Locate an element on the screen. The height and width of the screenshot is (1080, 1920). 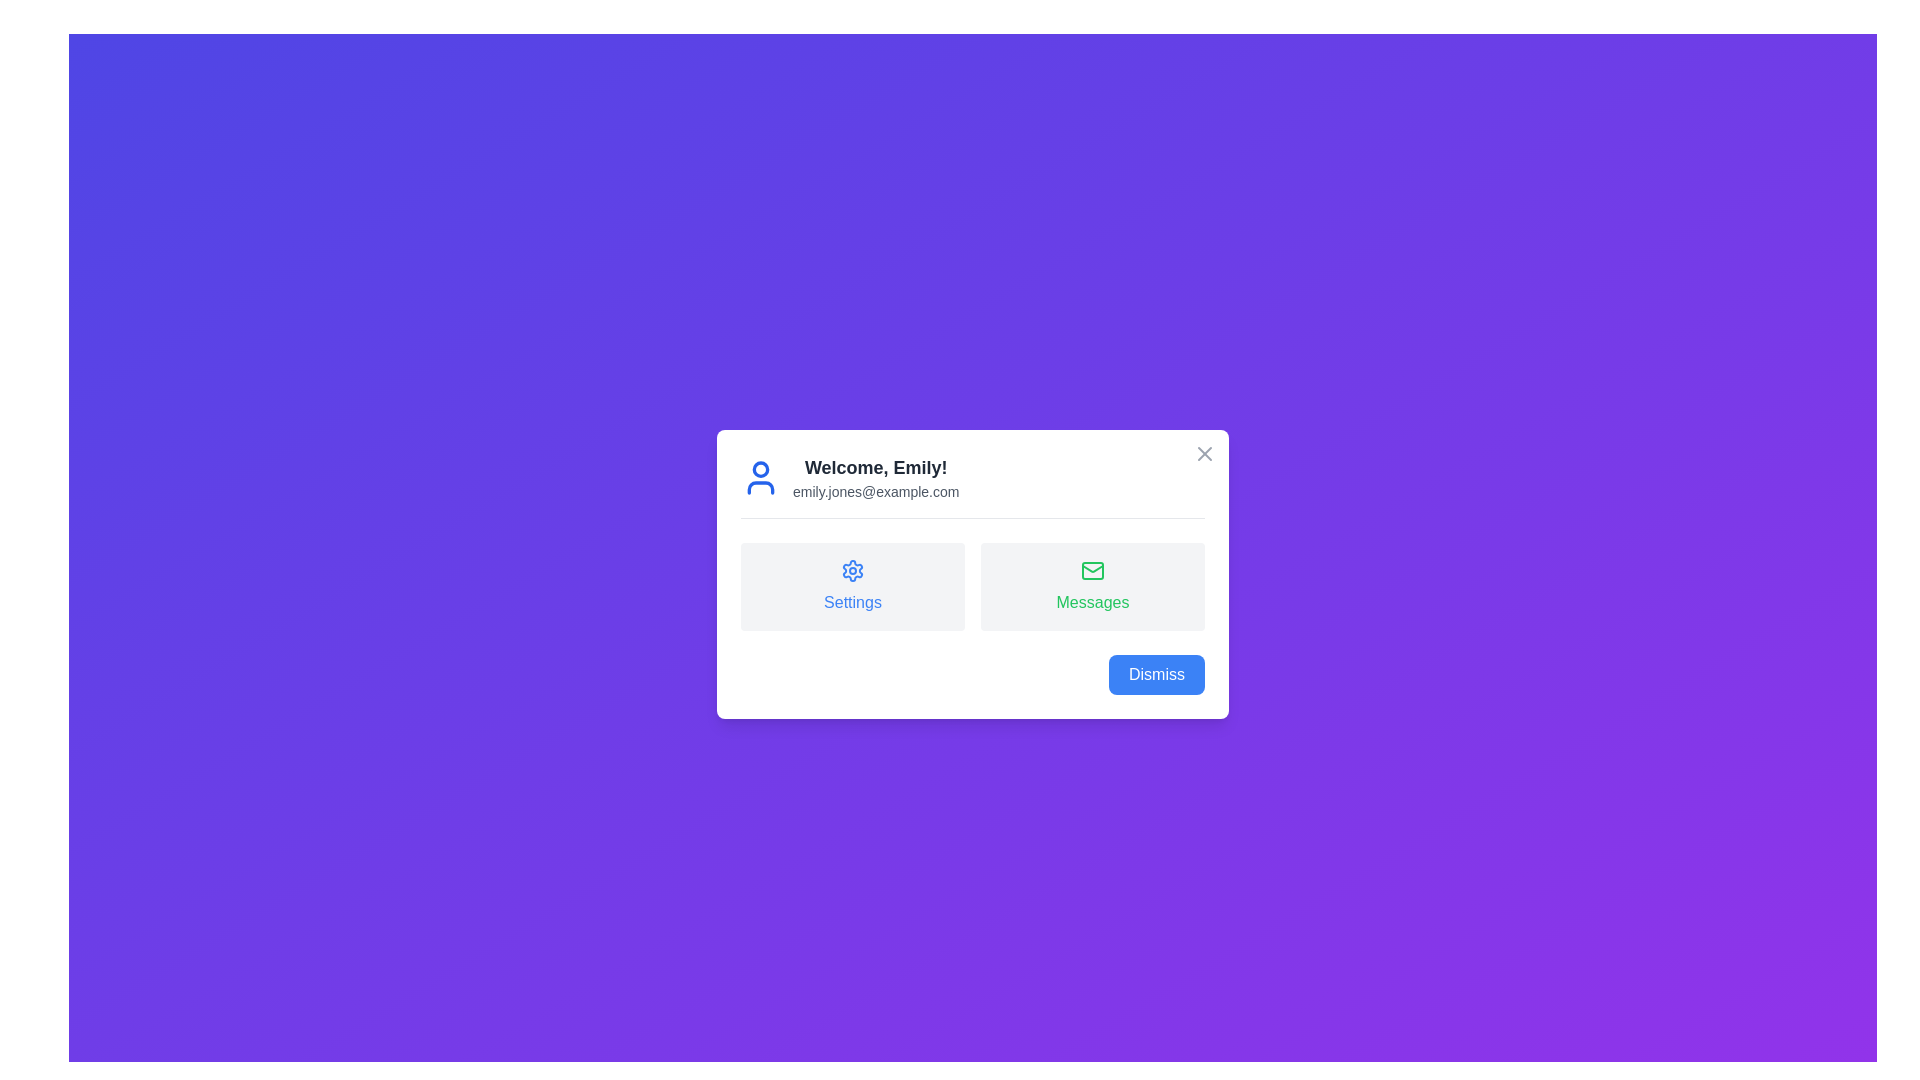
the close button located in the top-right corner of the modal window is located at coordinates (1203, 452).